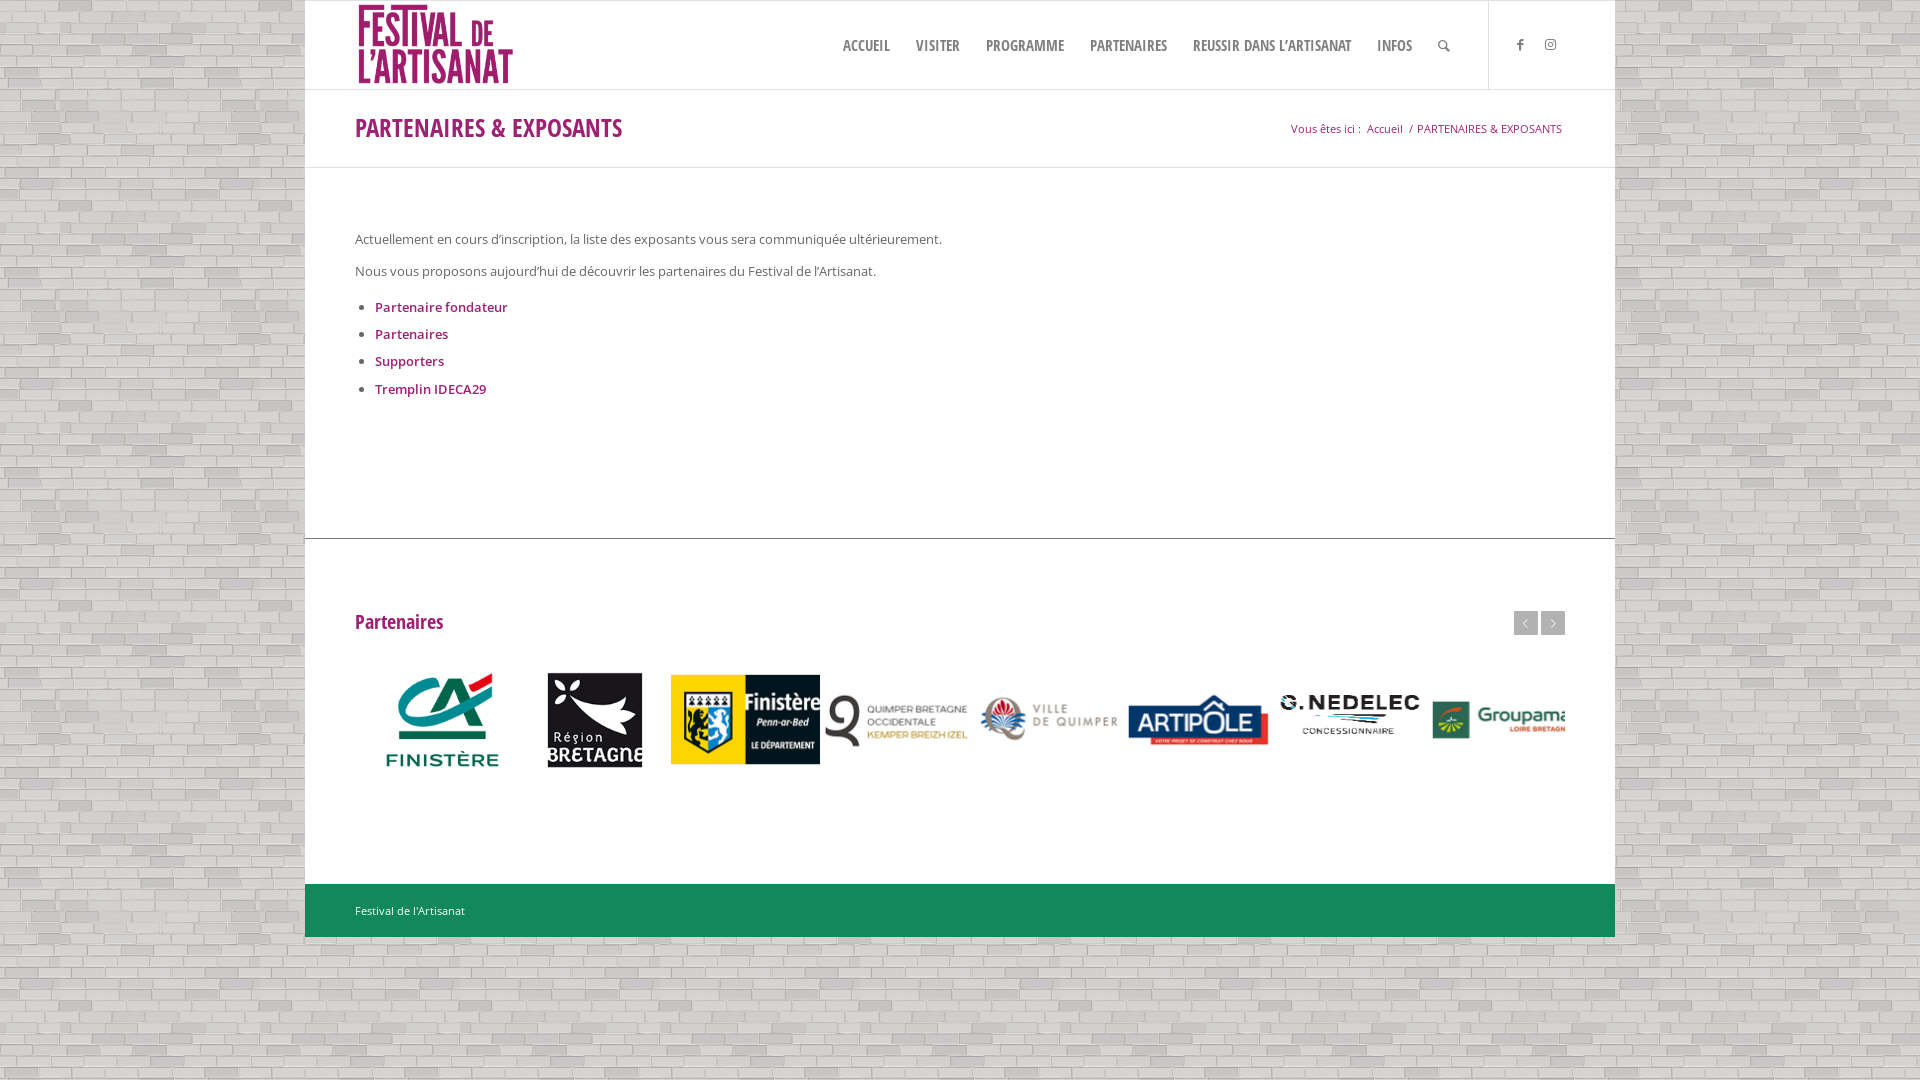 This screenshot has width=1920, height=1080. What do you see at coordinates (1549, 43) in the screenshot?
I see `'Instagram'` at bounding box center [1549, 43].